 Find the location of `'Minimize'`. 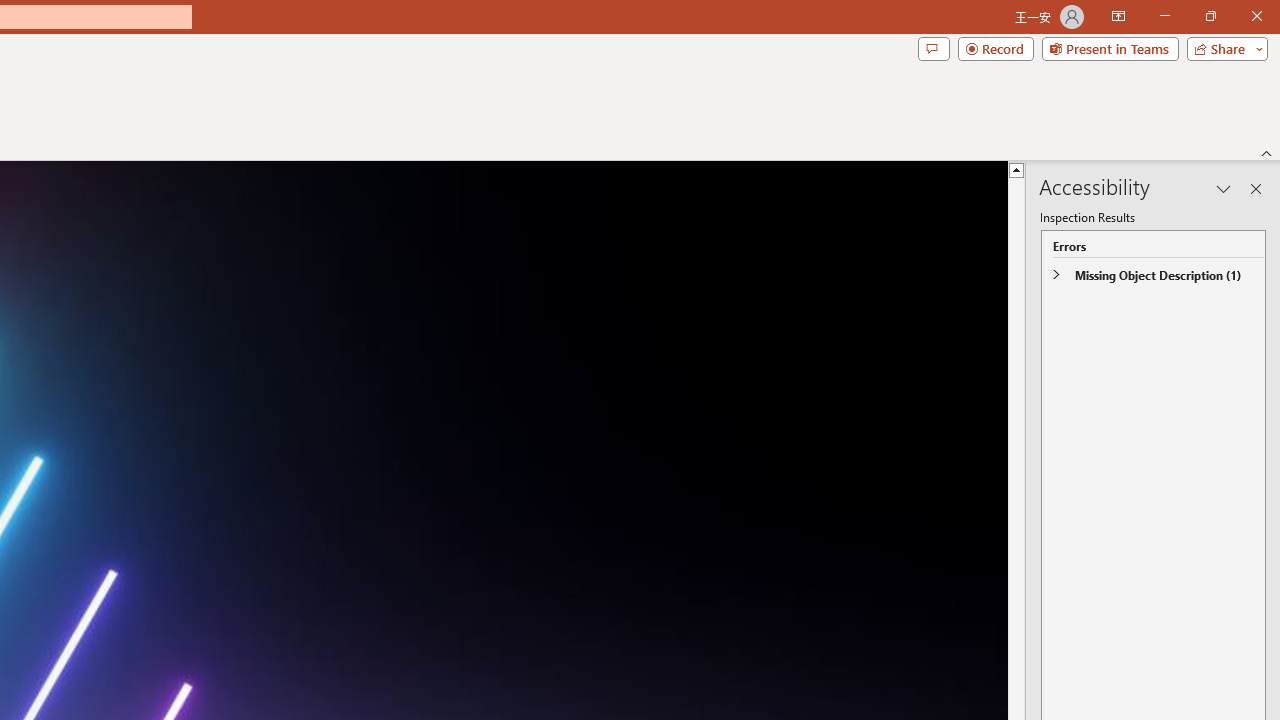

'Minimize' is located at coordinates (1164, 16).